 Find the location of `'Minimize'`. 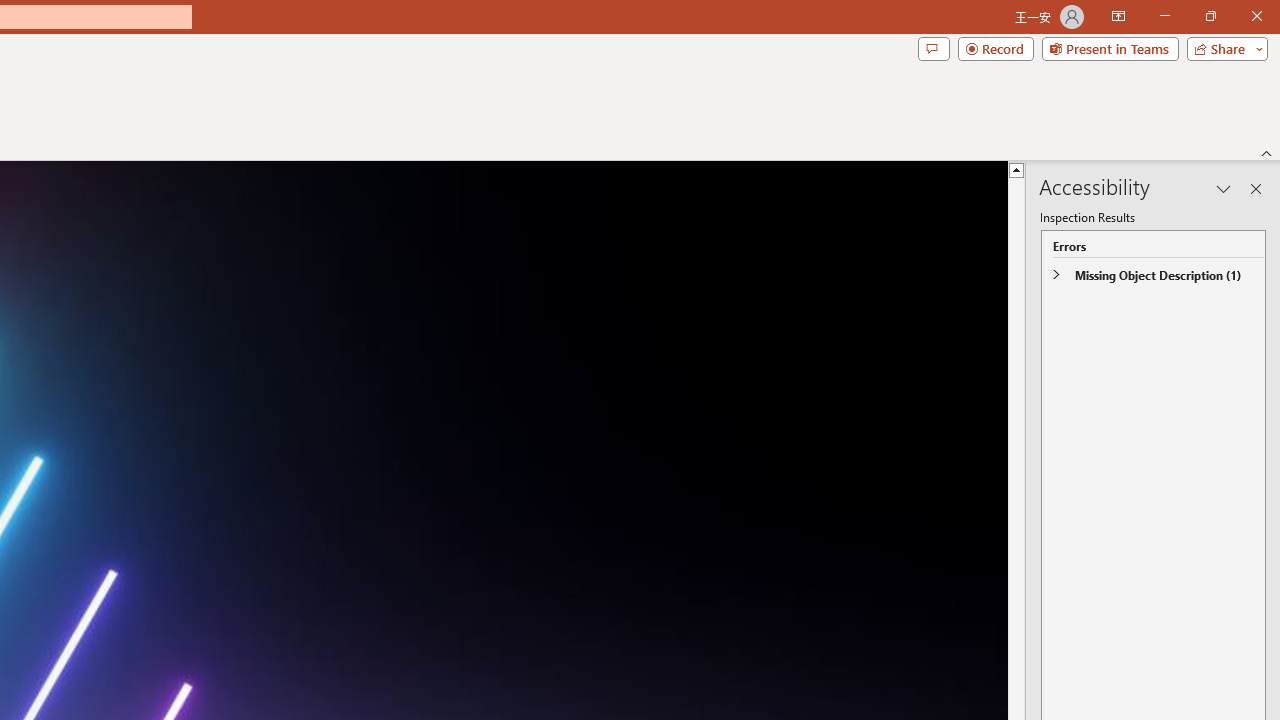

'Minimize' is located at coordinates (1164, 16).